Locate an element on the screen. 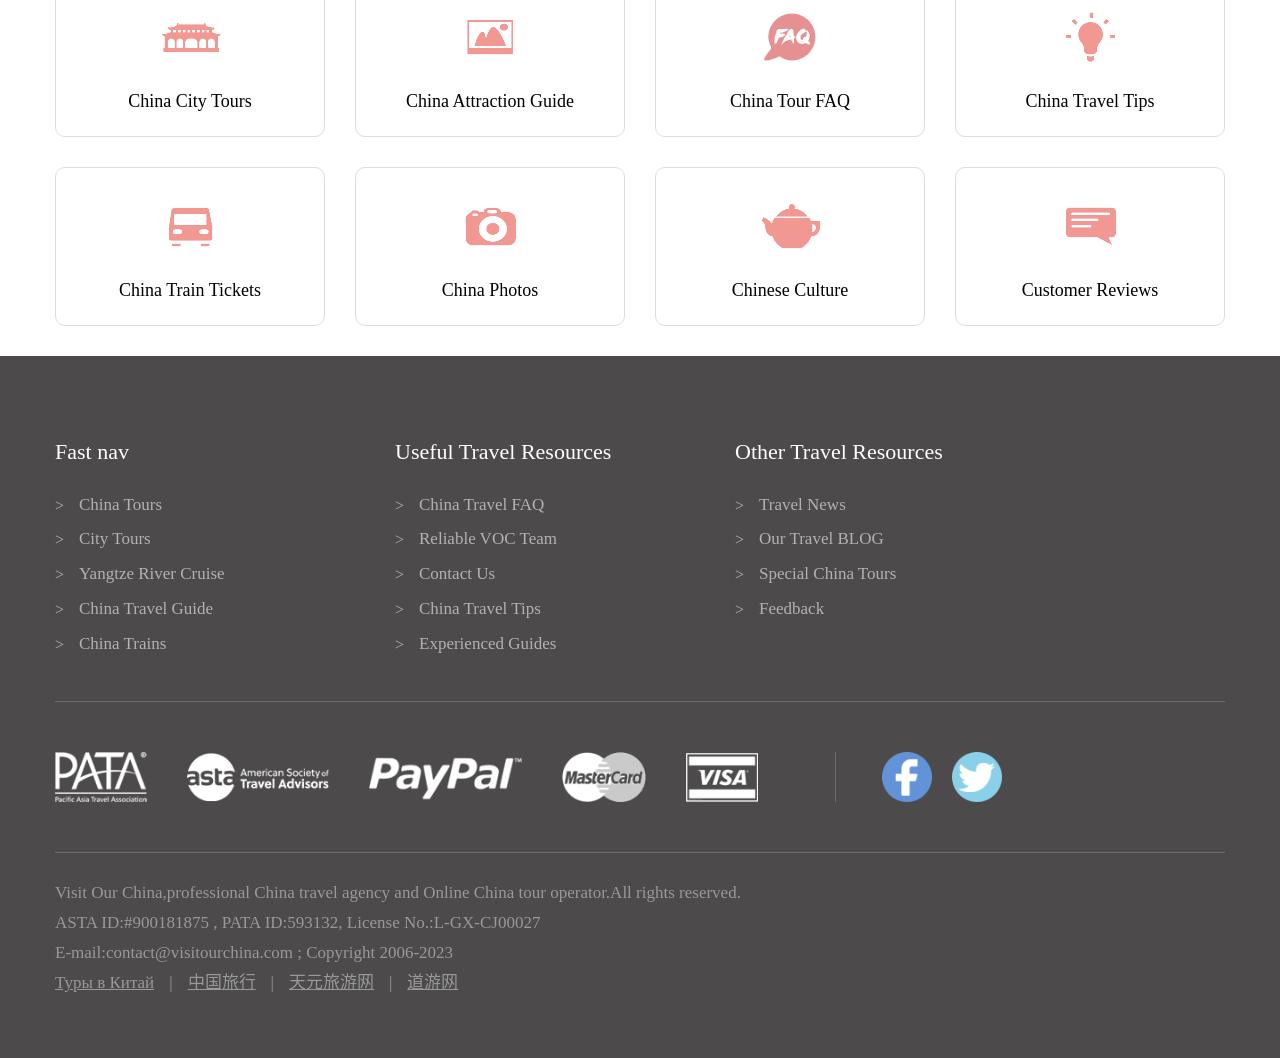  'Visit Our China,professional China travel agency and Online China tour operator.All rights reserved.' is located at coordinates (55, 892).